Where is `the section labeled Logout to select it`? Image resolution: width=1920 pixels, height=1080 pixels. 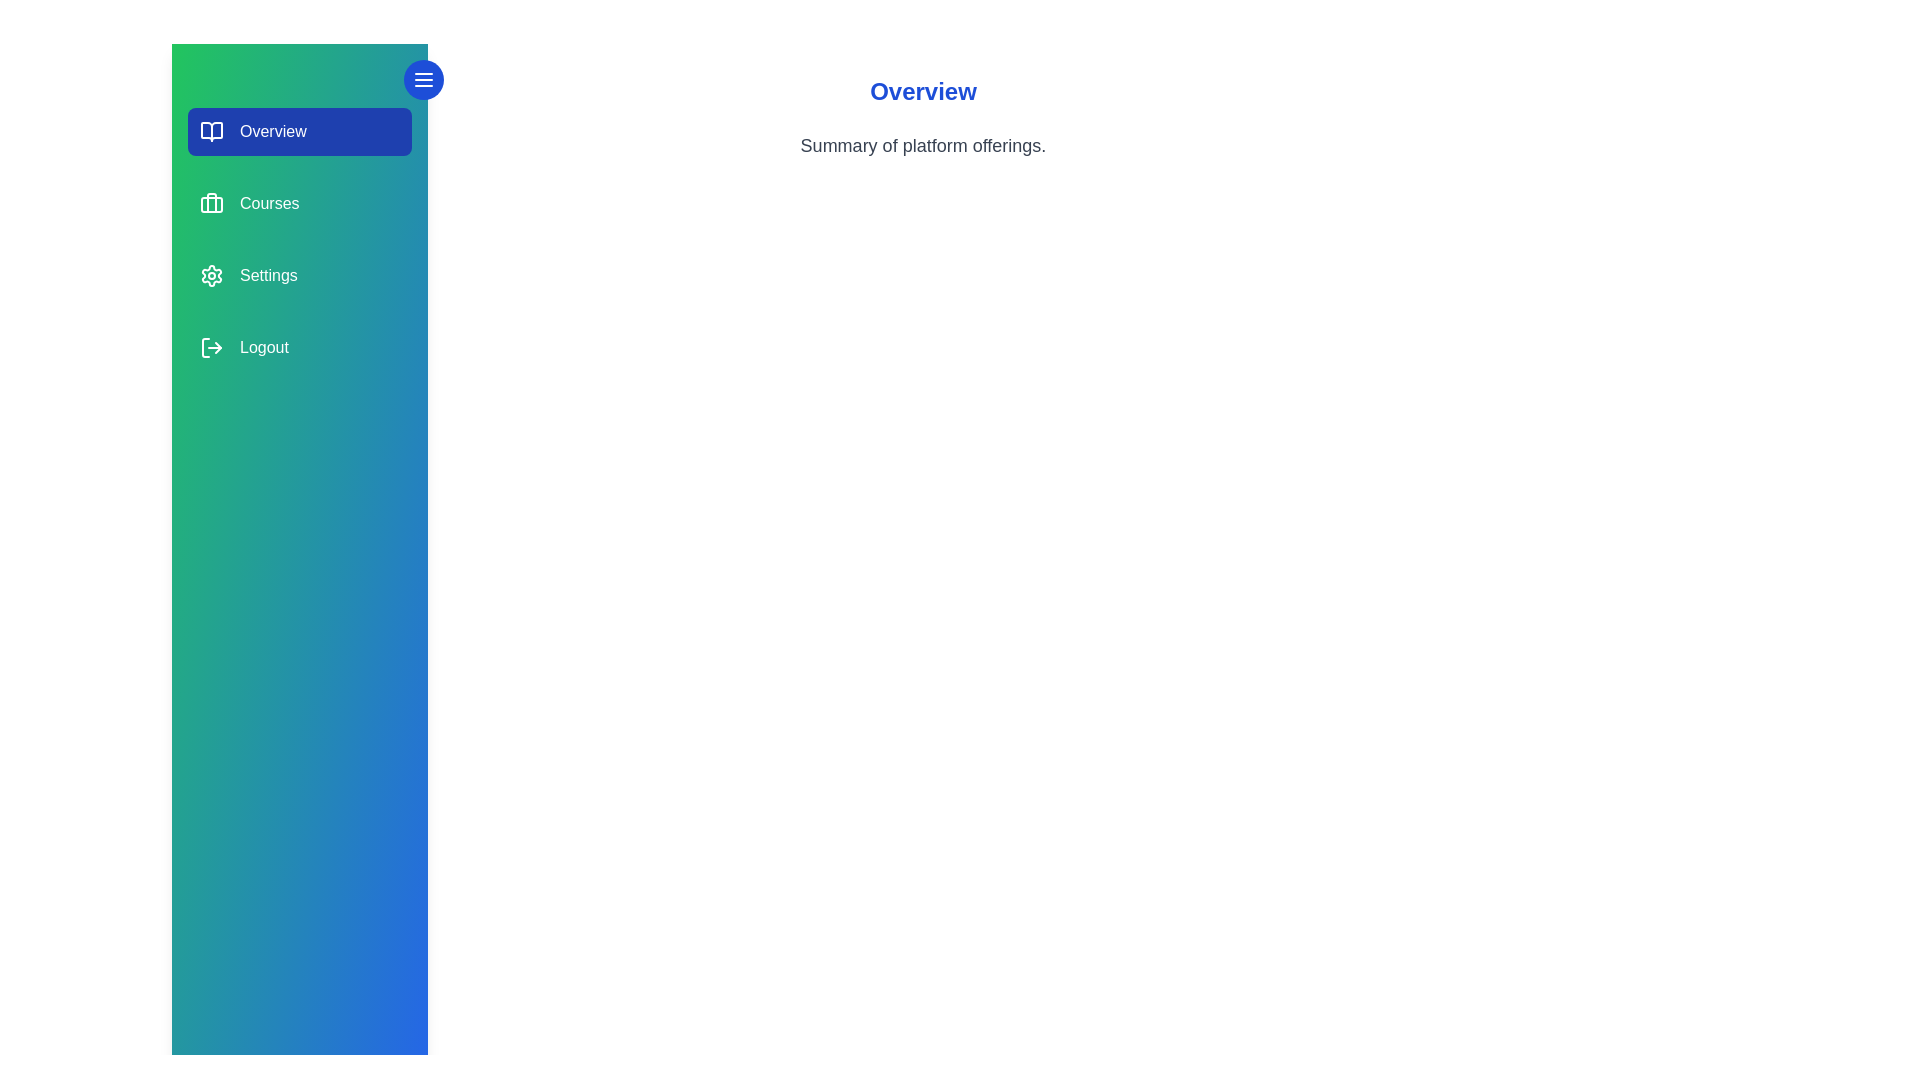 the section labeled Logout to select it is located at coordinates (298, 346).